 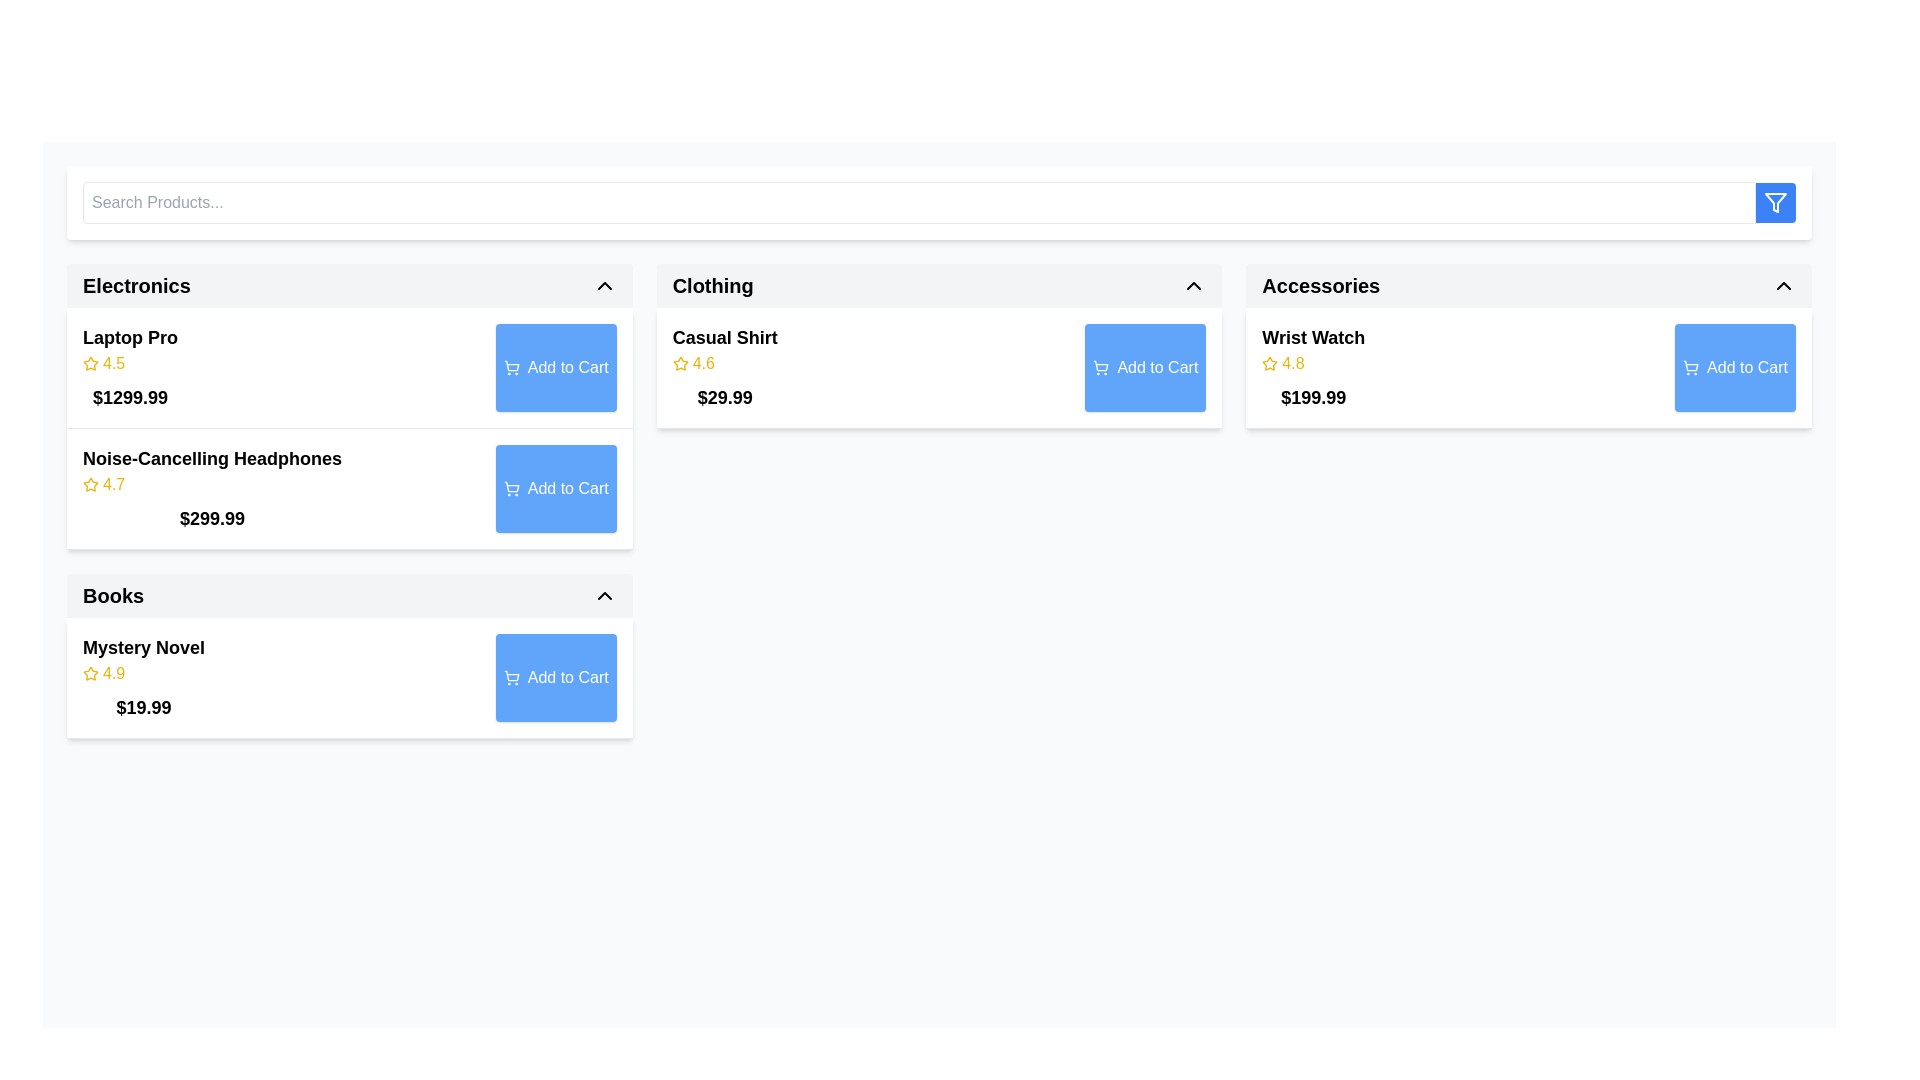 What do you see at coordinates (129, 397) in the screenshot?
I see `the price text label indicating the price of the 'Laptop Pro' product, located within the 'Electronics' category card` at bounding box center [129, 397].